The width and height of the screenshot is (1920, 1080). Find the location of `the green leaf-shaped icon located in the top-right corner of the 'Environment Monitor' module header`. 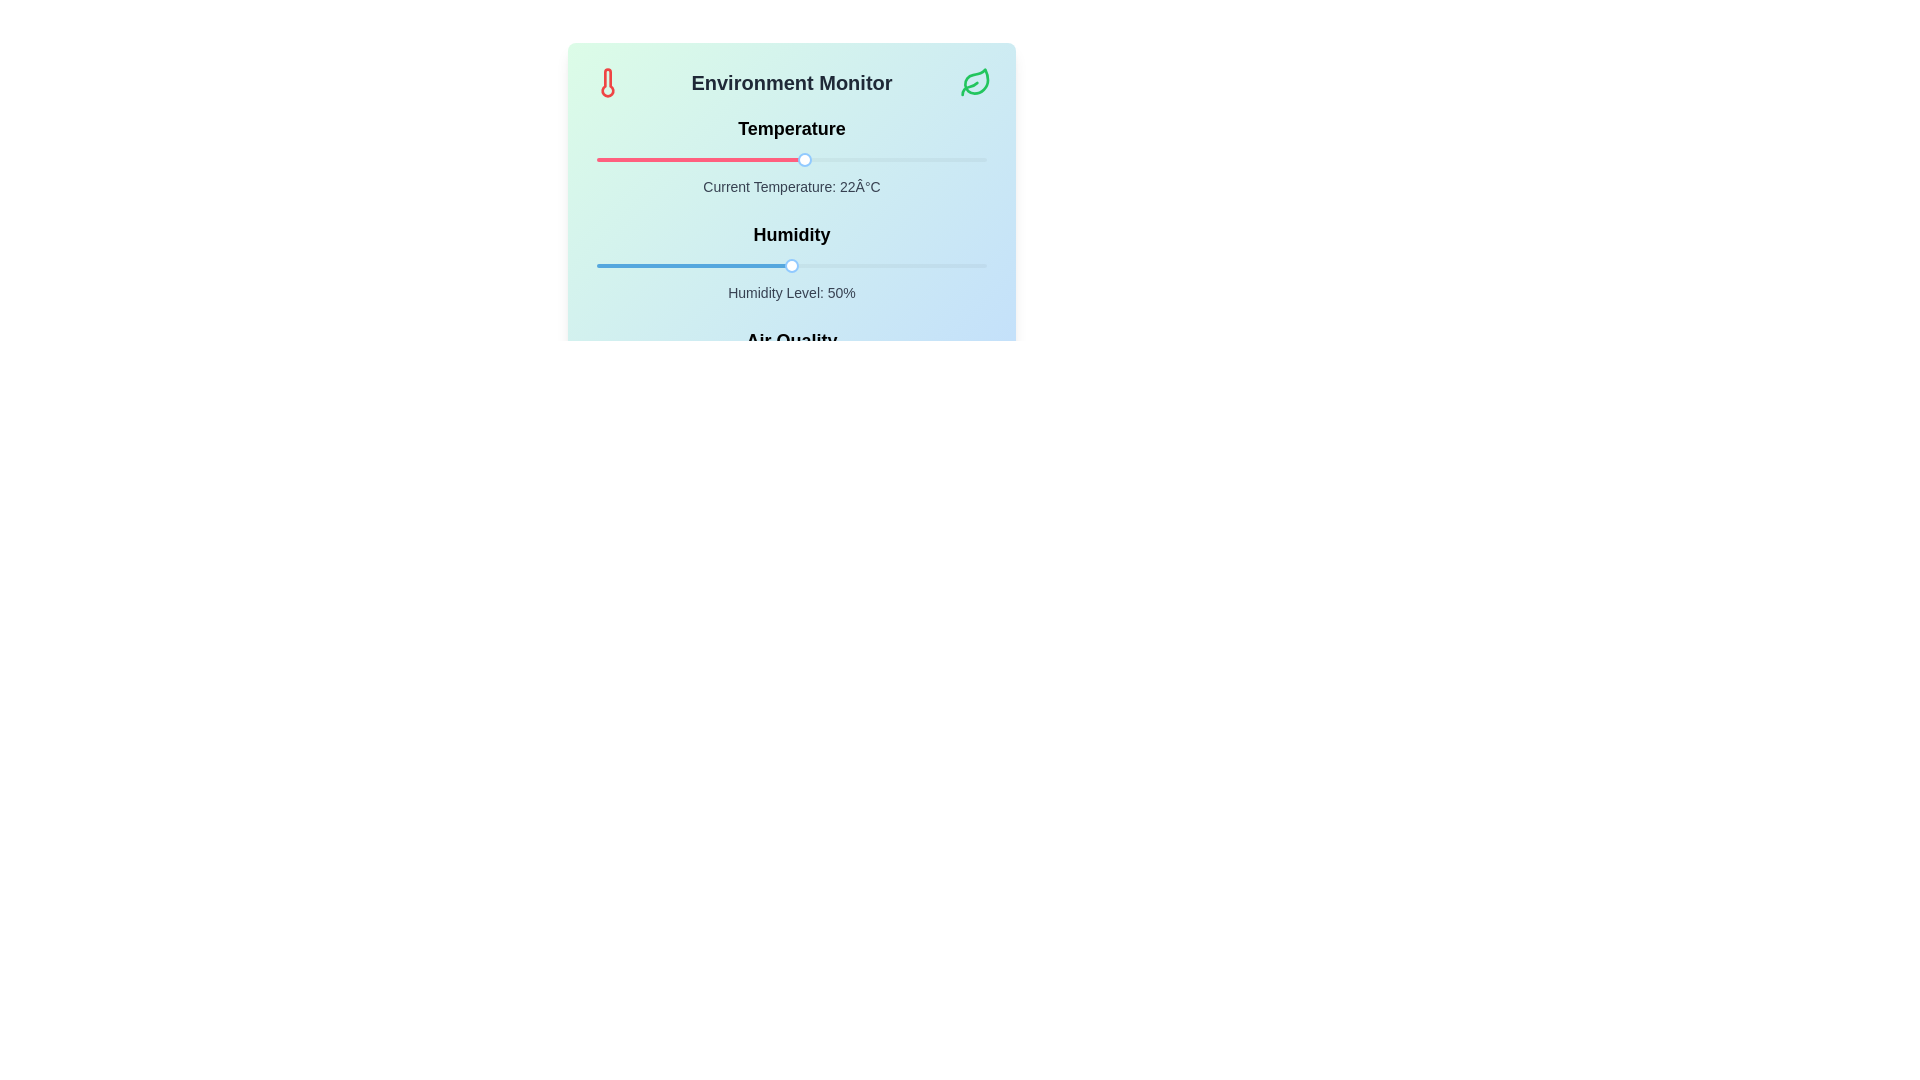

the green leaf-shaped icon located in the top-right corner of the 'Environment Monitor' module header is located at coordinates (975, 82).